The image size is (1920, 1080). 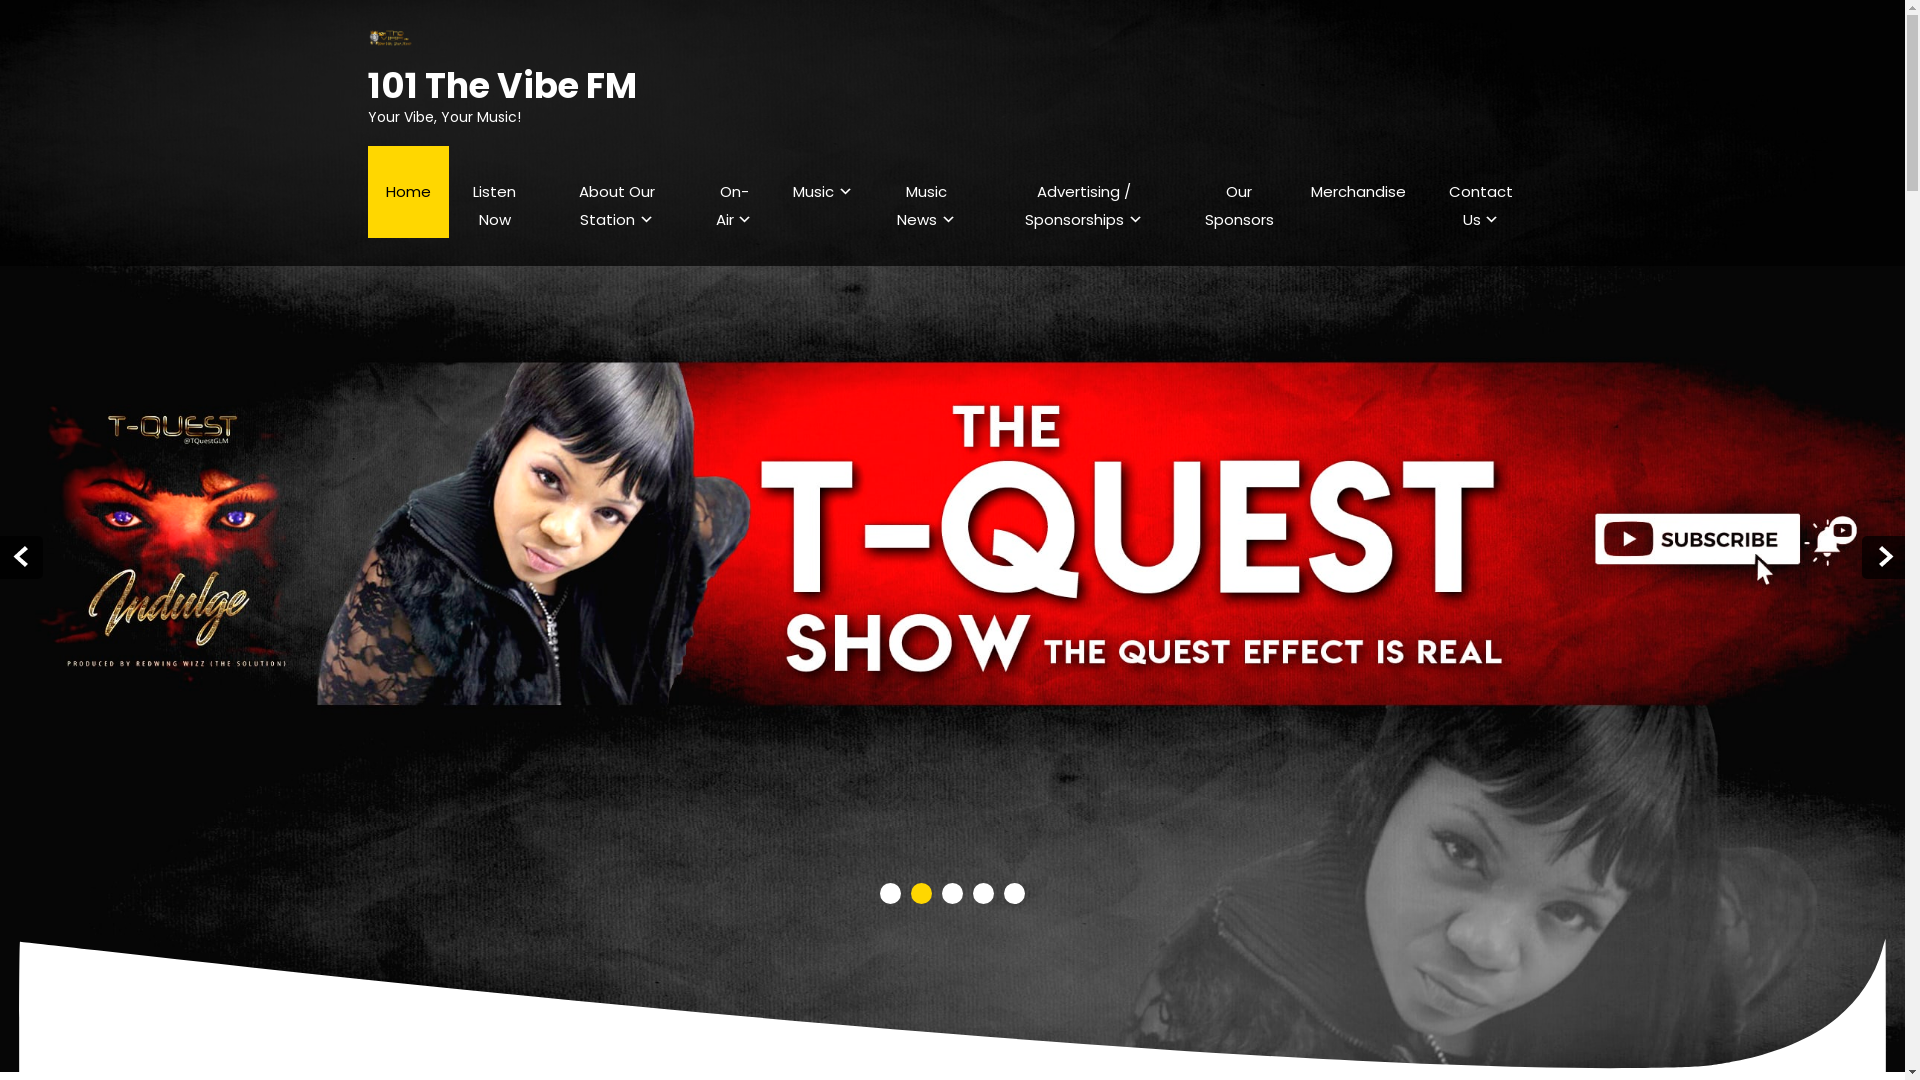 What do you see at coordinates (822, 192) in the screenshot?
I see `'Music'` at bounding box center [822, 192].